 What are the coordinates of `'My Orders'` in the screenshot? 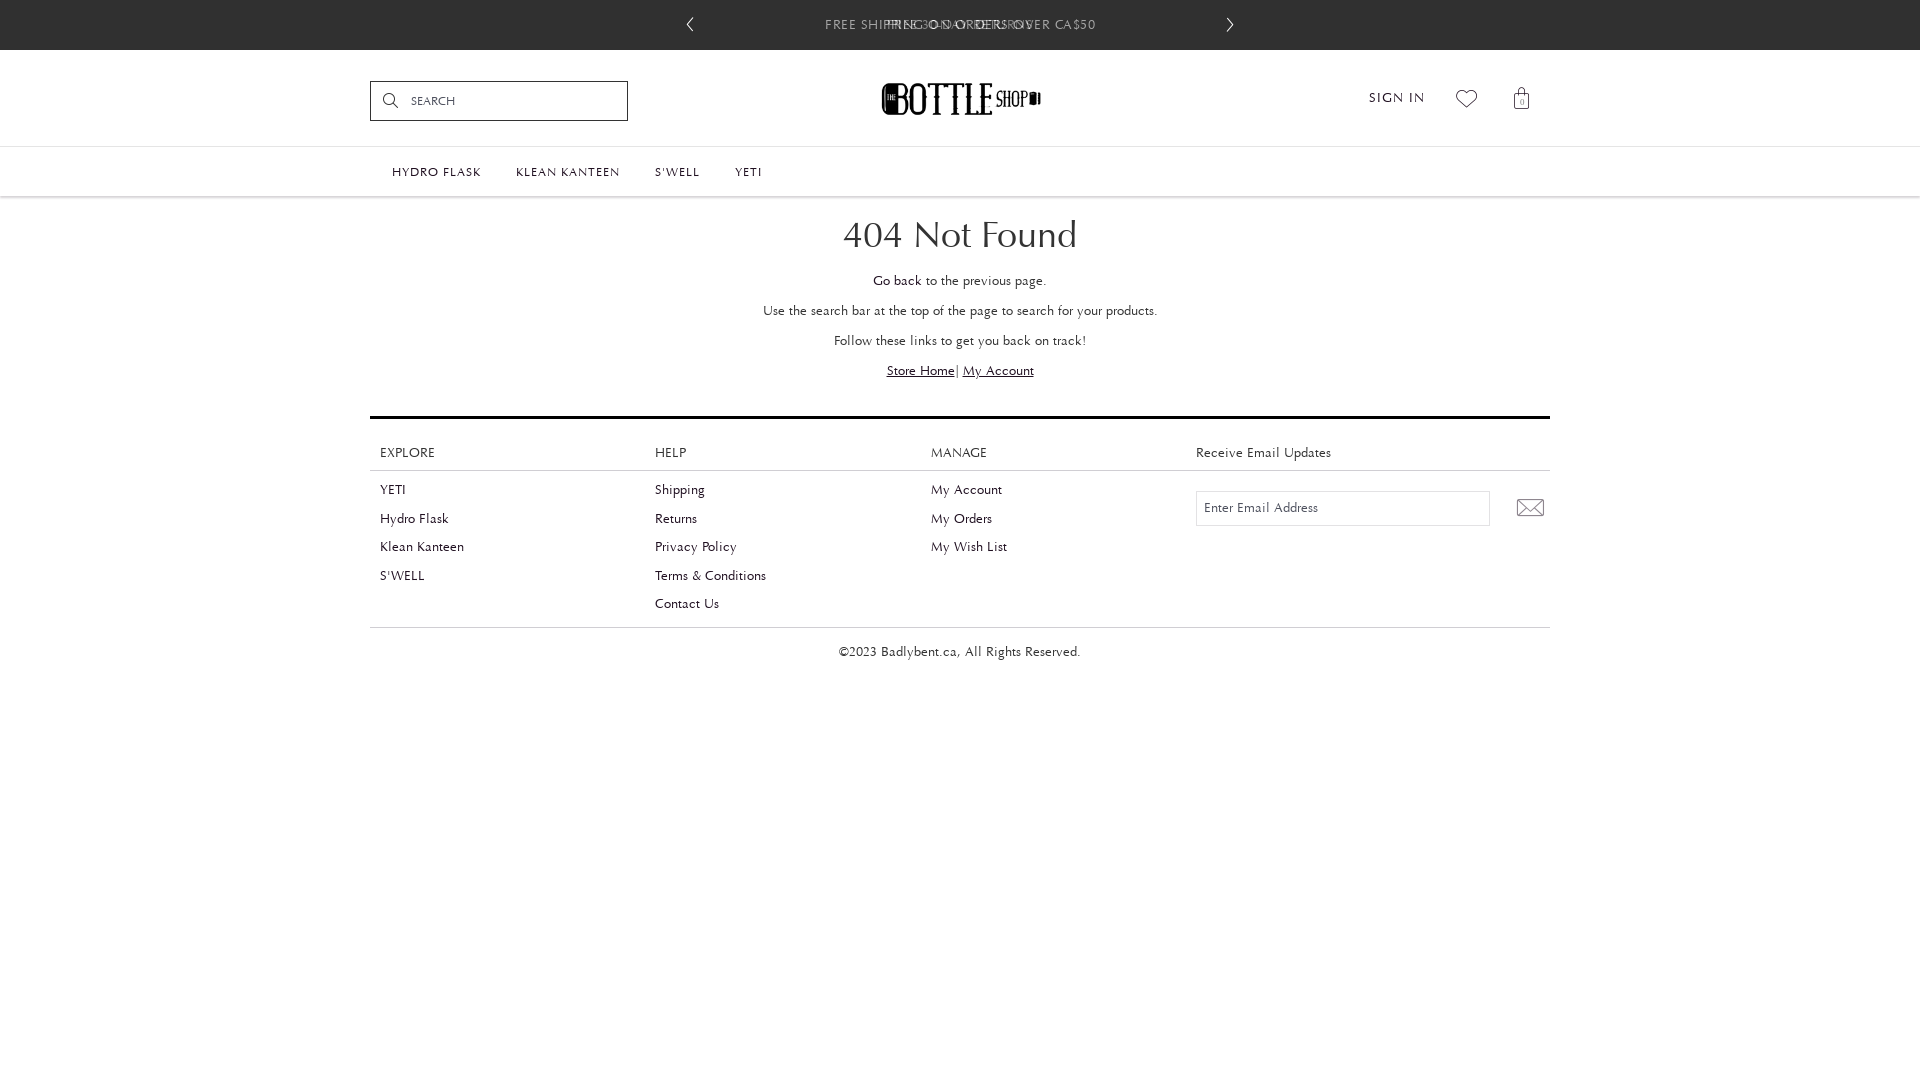 It's located at (961, 518).